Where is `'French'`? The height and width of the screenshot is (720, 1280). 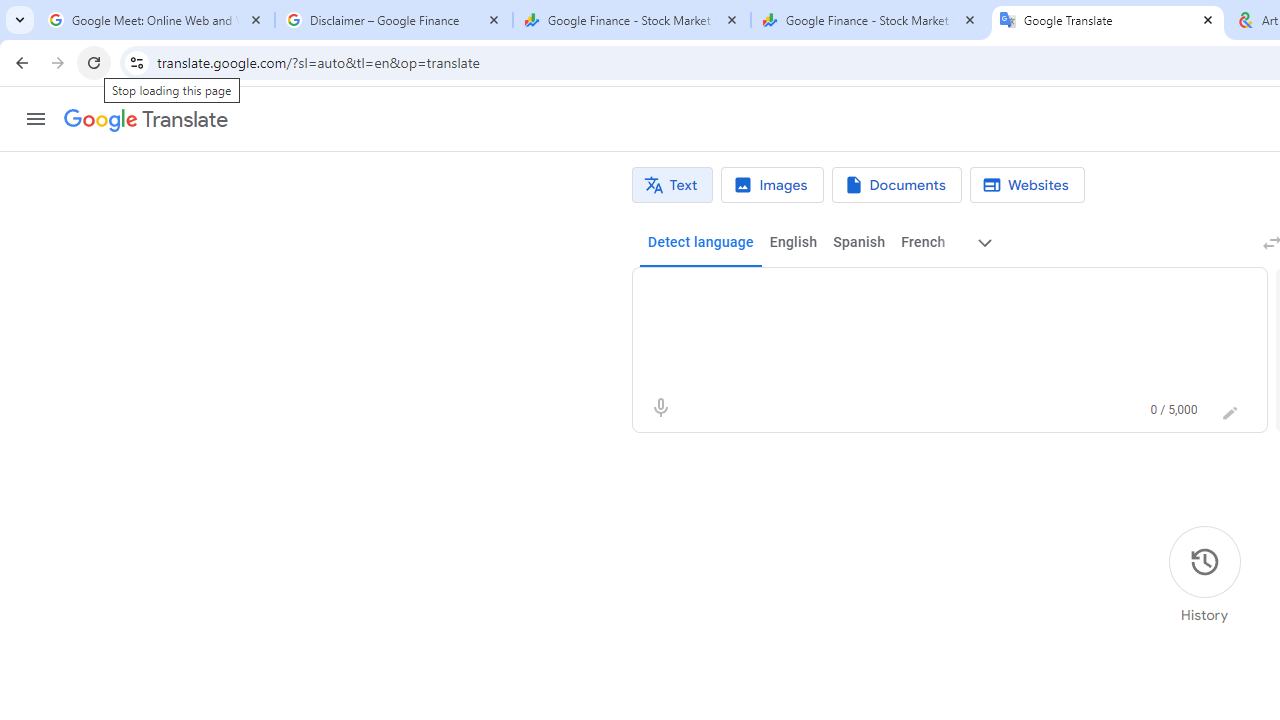 'French' is located at coordinates (921, 242).